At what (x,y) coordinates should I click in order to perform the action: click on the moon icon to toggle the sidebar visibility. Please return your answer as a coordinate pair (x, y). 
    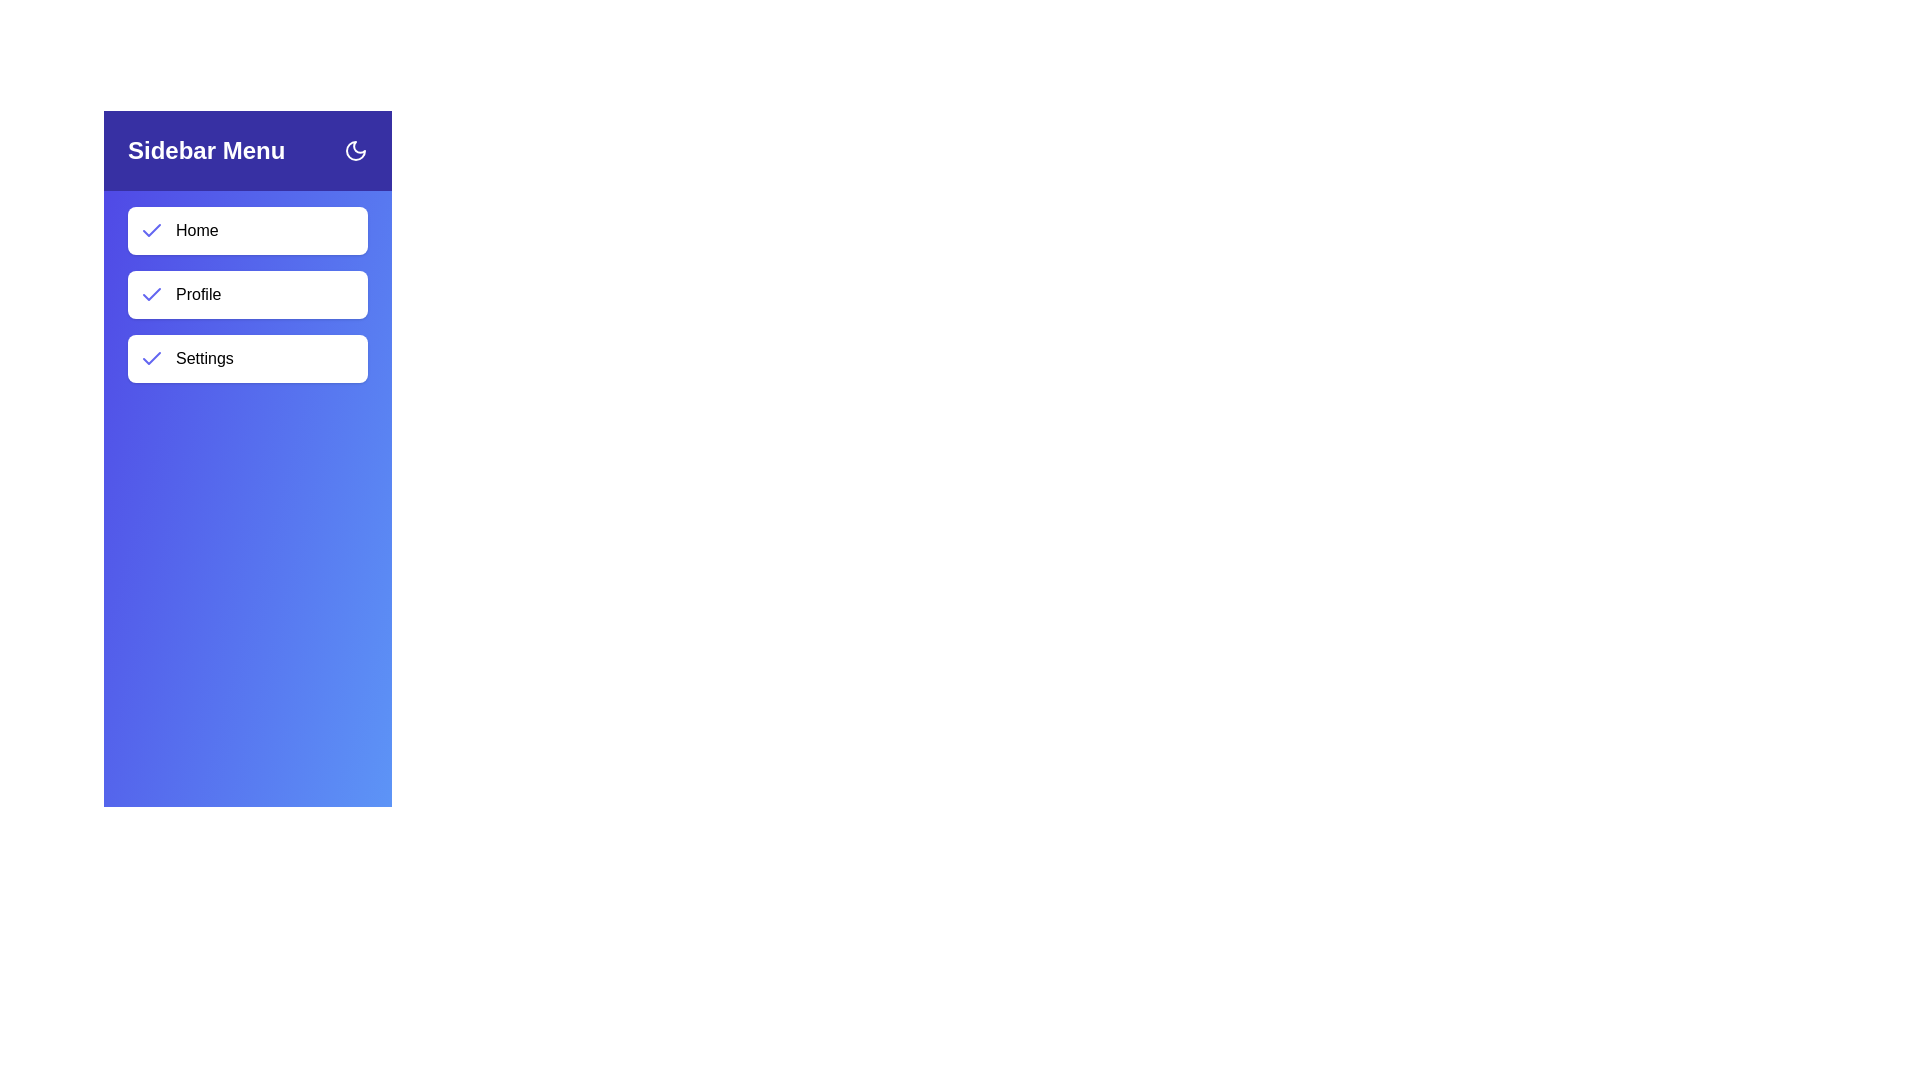
    Looking at the image, I should click on (355, 149).